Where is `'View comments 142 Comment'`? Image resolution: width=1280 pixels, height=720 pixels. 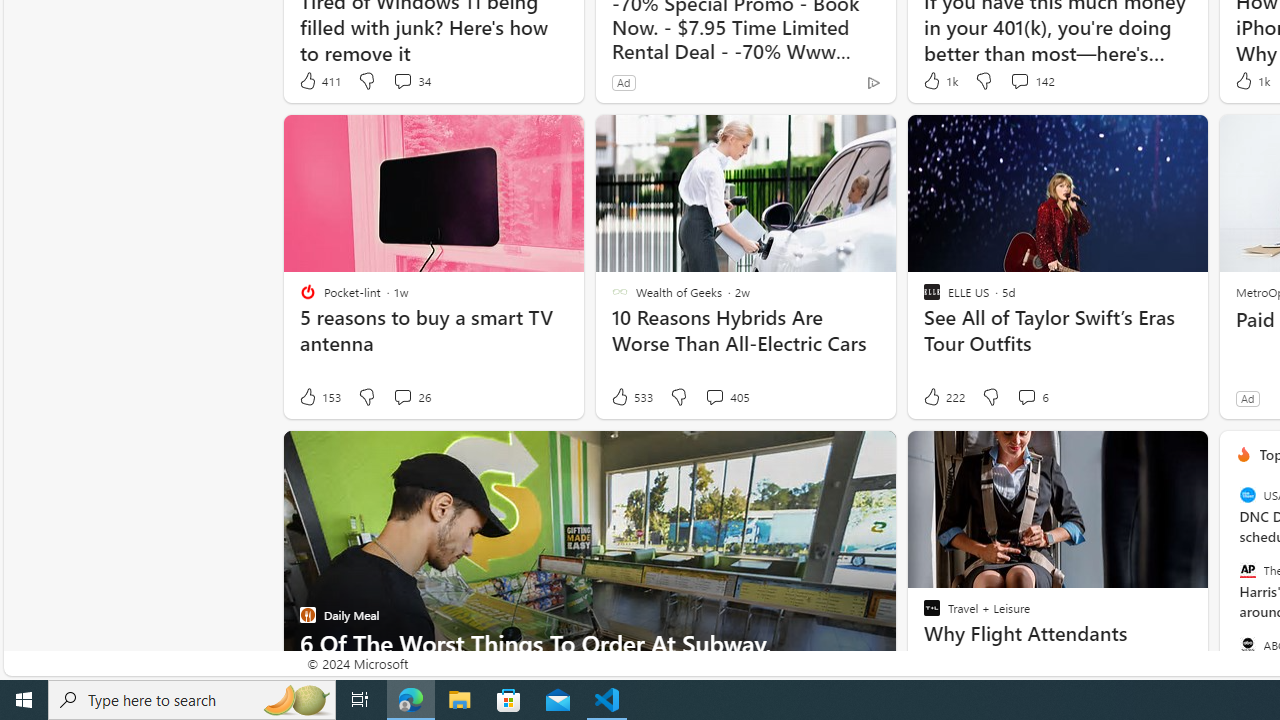 'View comments 142 Comment' is located at coordinates (1031, 80).